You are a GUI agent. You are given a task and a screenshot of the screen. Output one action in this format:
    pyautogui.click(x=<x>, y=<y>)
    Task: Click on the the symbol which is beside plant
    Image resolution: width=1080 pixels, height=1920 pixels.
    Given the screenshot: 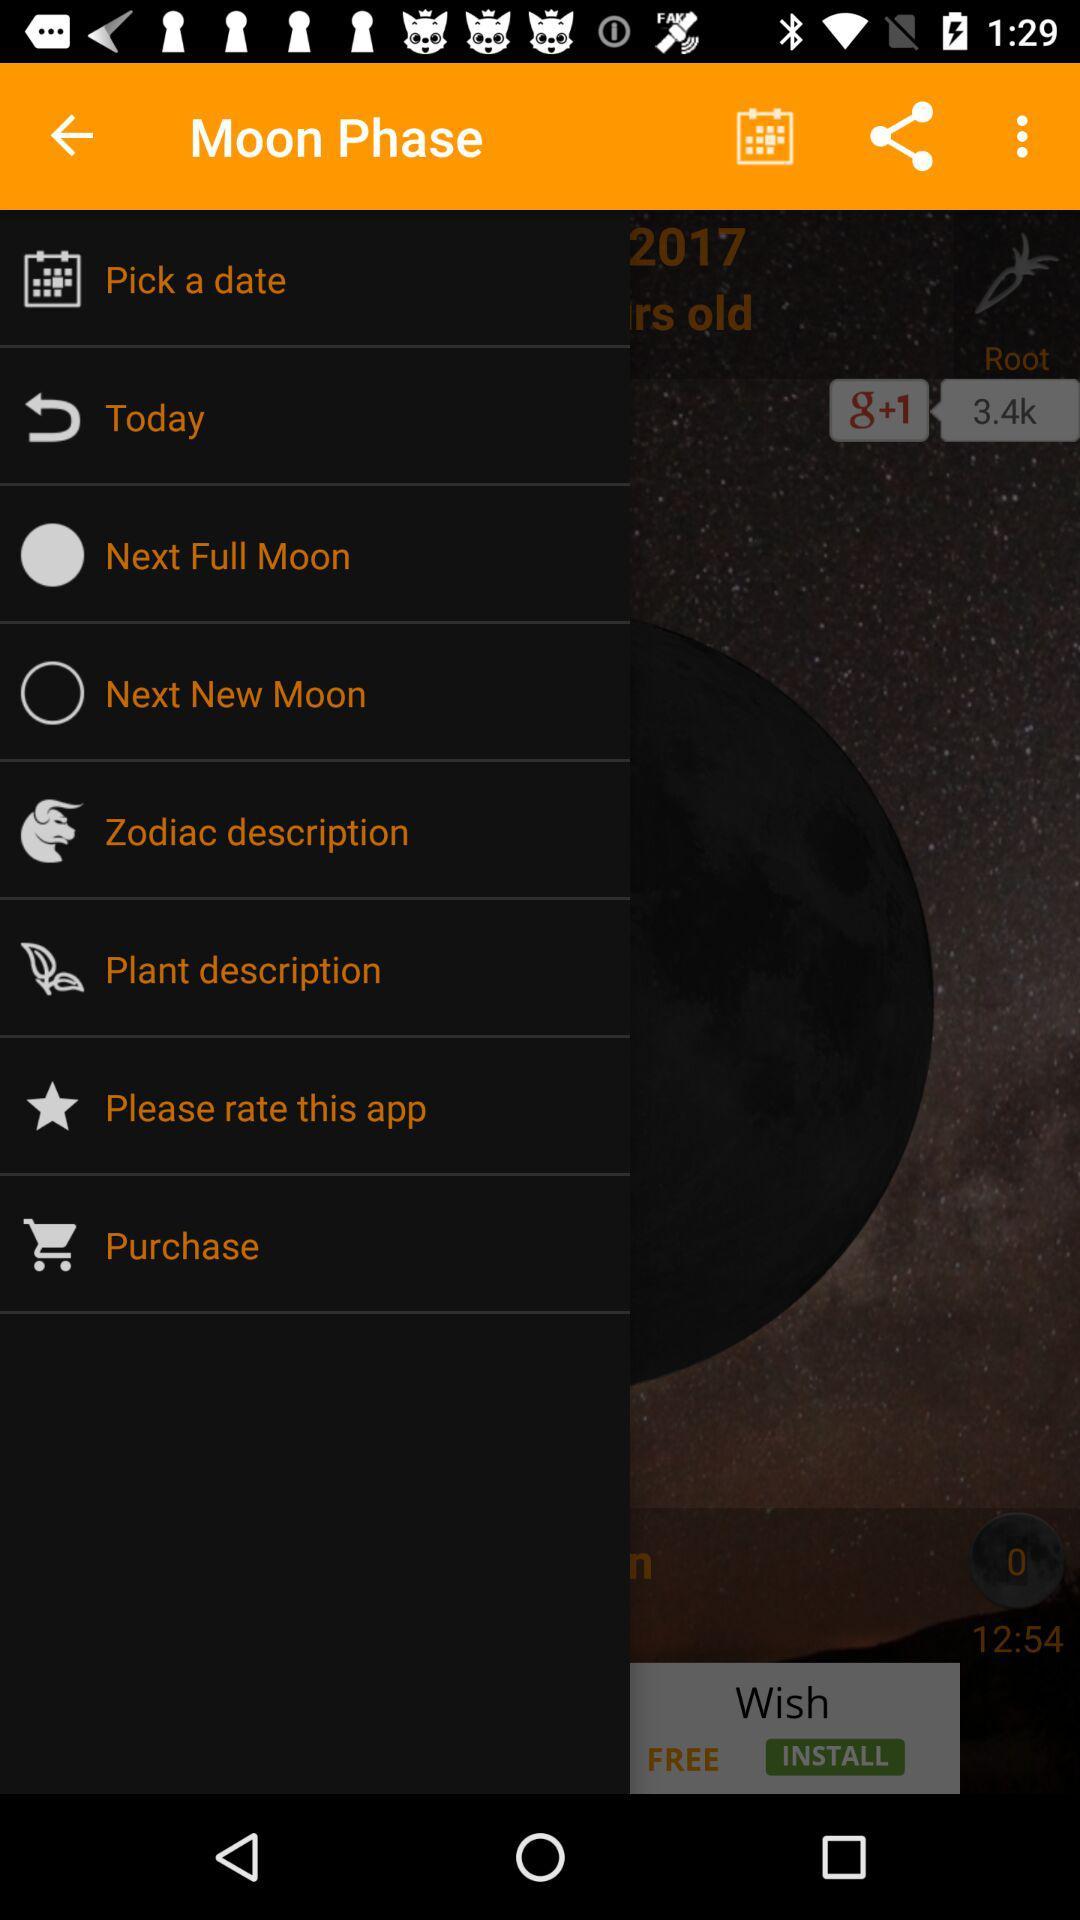 What is the action you would take?
    pyautogui.click(x=52, y=969)
    